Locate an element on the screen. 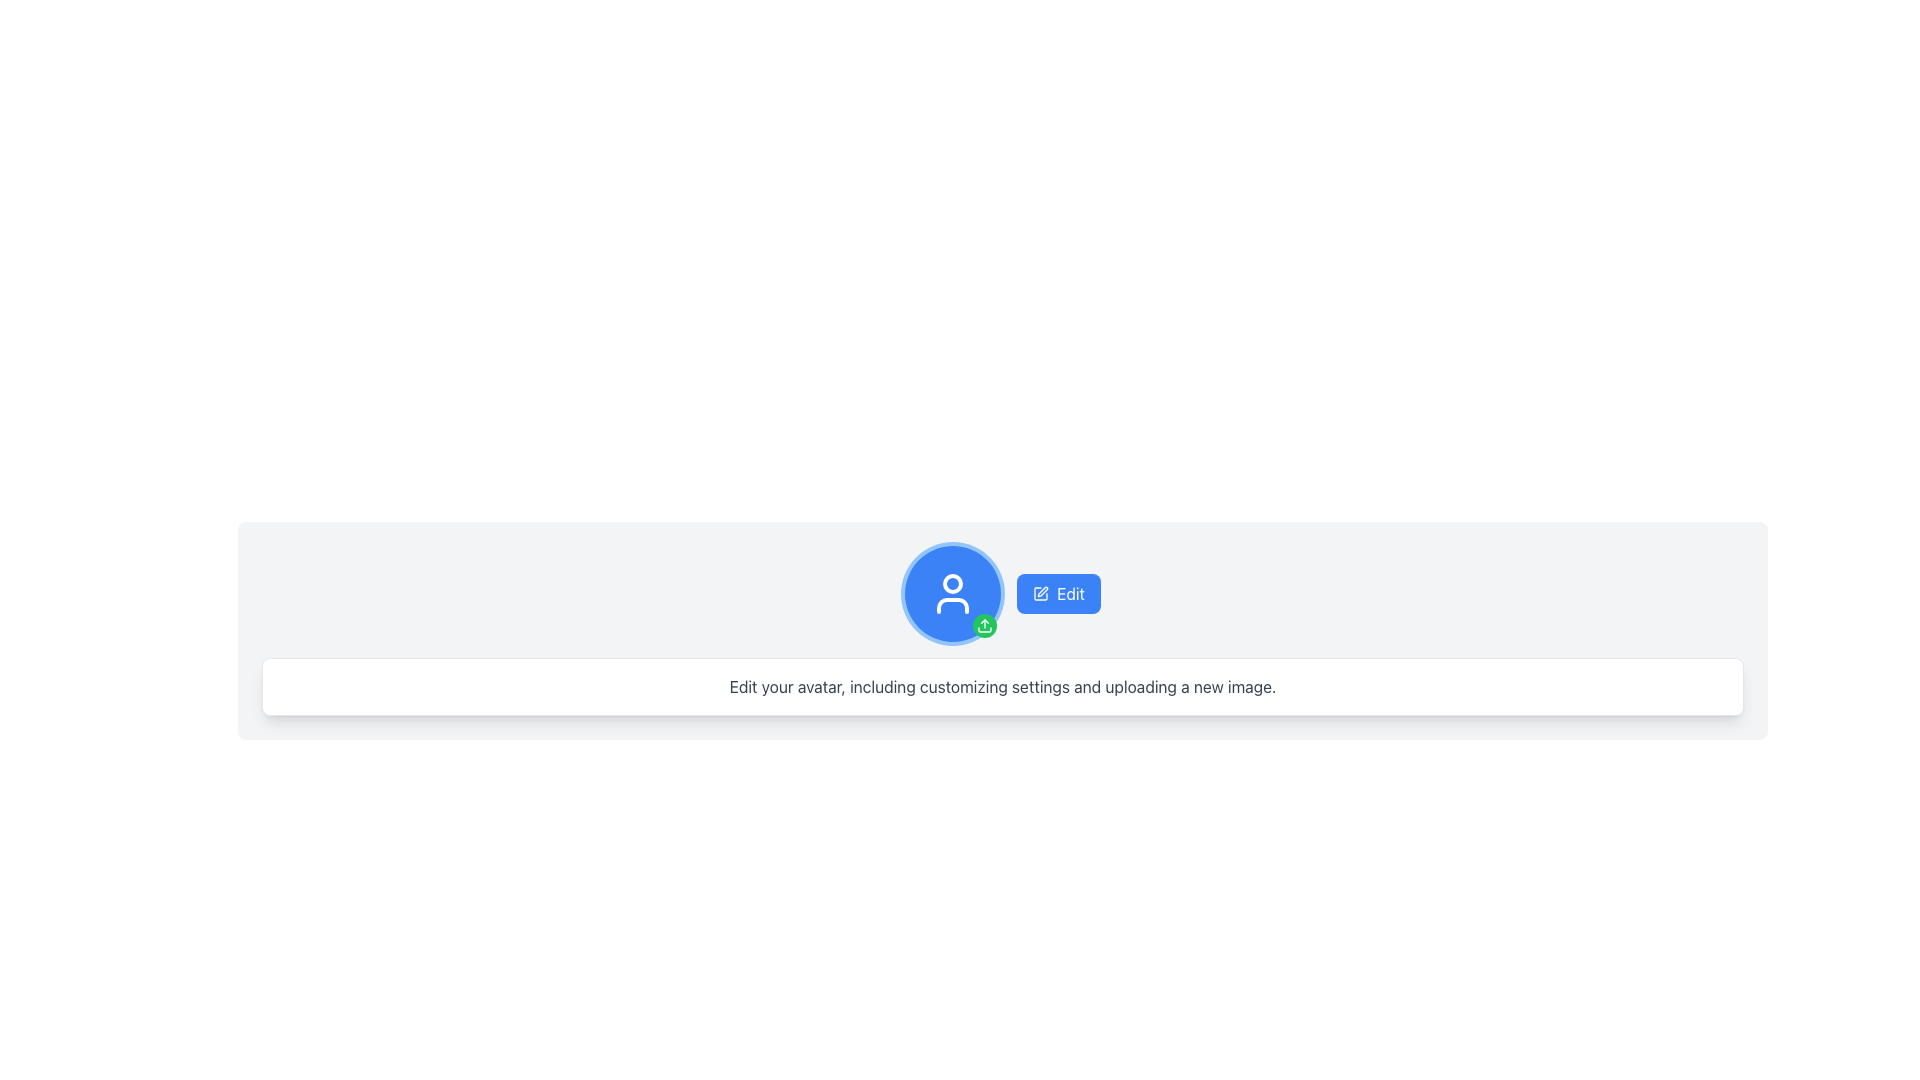 This screenshot has width=1920, height=1080. static text element that provides guidance on customizing avatar settings, located at the bottom of the avatar customization content card is located at coordinates (1003, 685).